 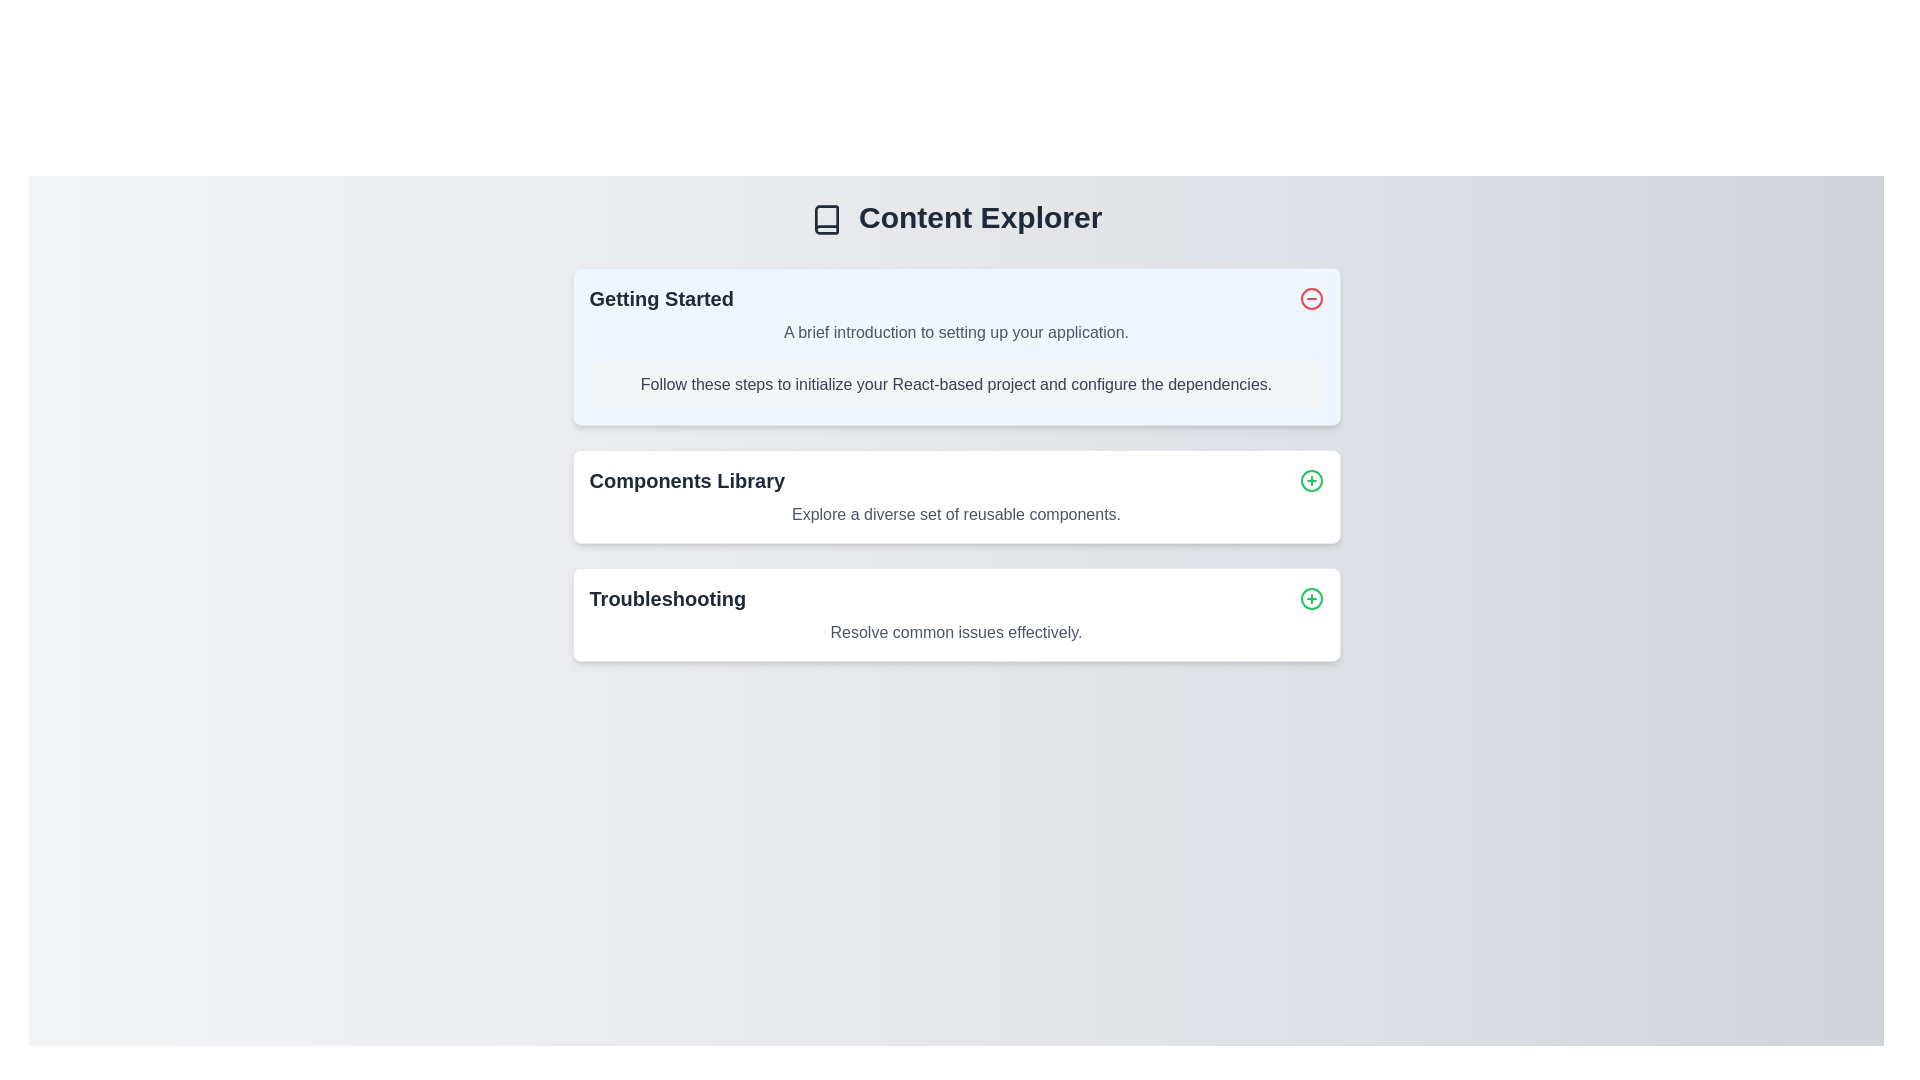 What do you see at coordinates (1311, 598) in the screenshot?
I see `the icon located on the right side of the 'Troubleshooting' section` at bounding box center [1311, 598].